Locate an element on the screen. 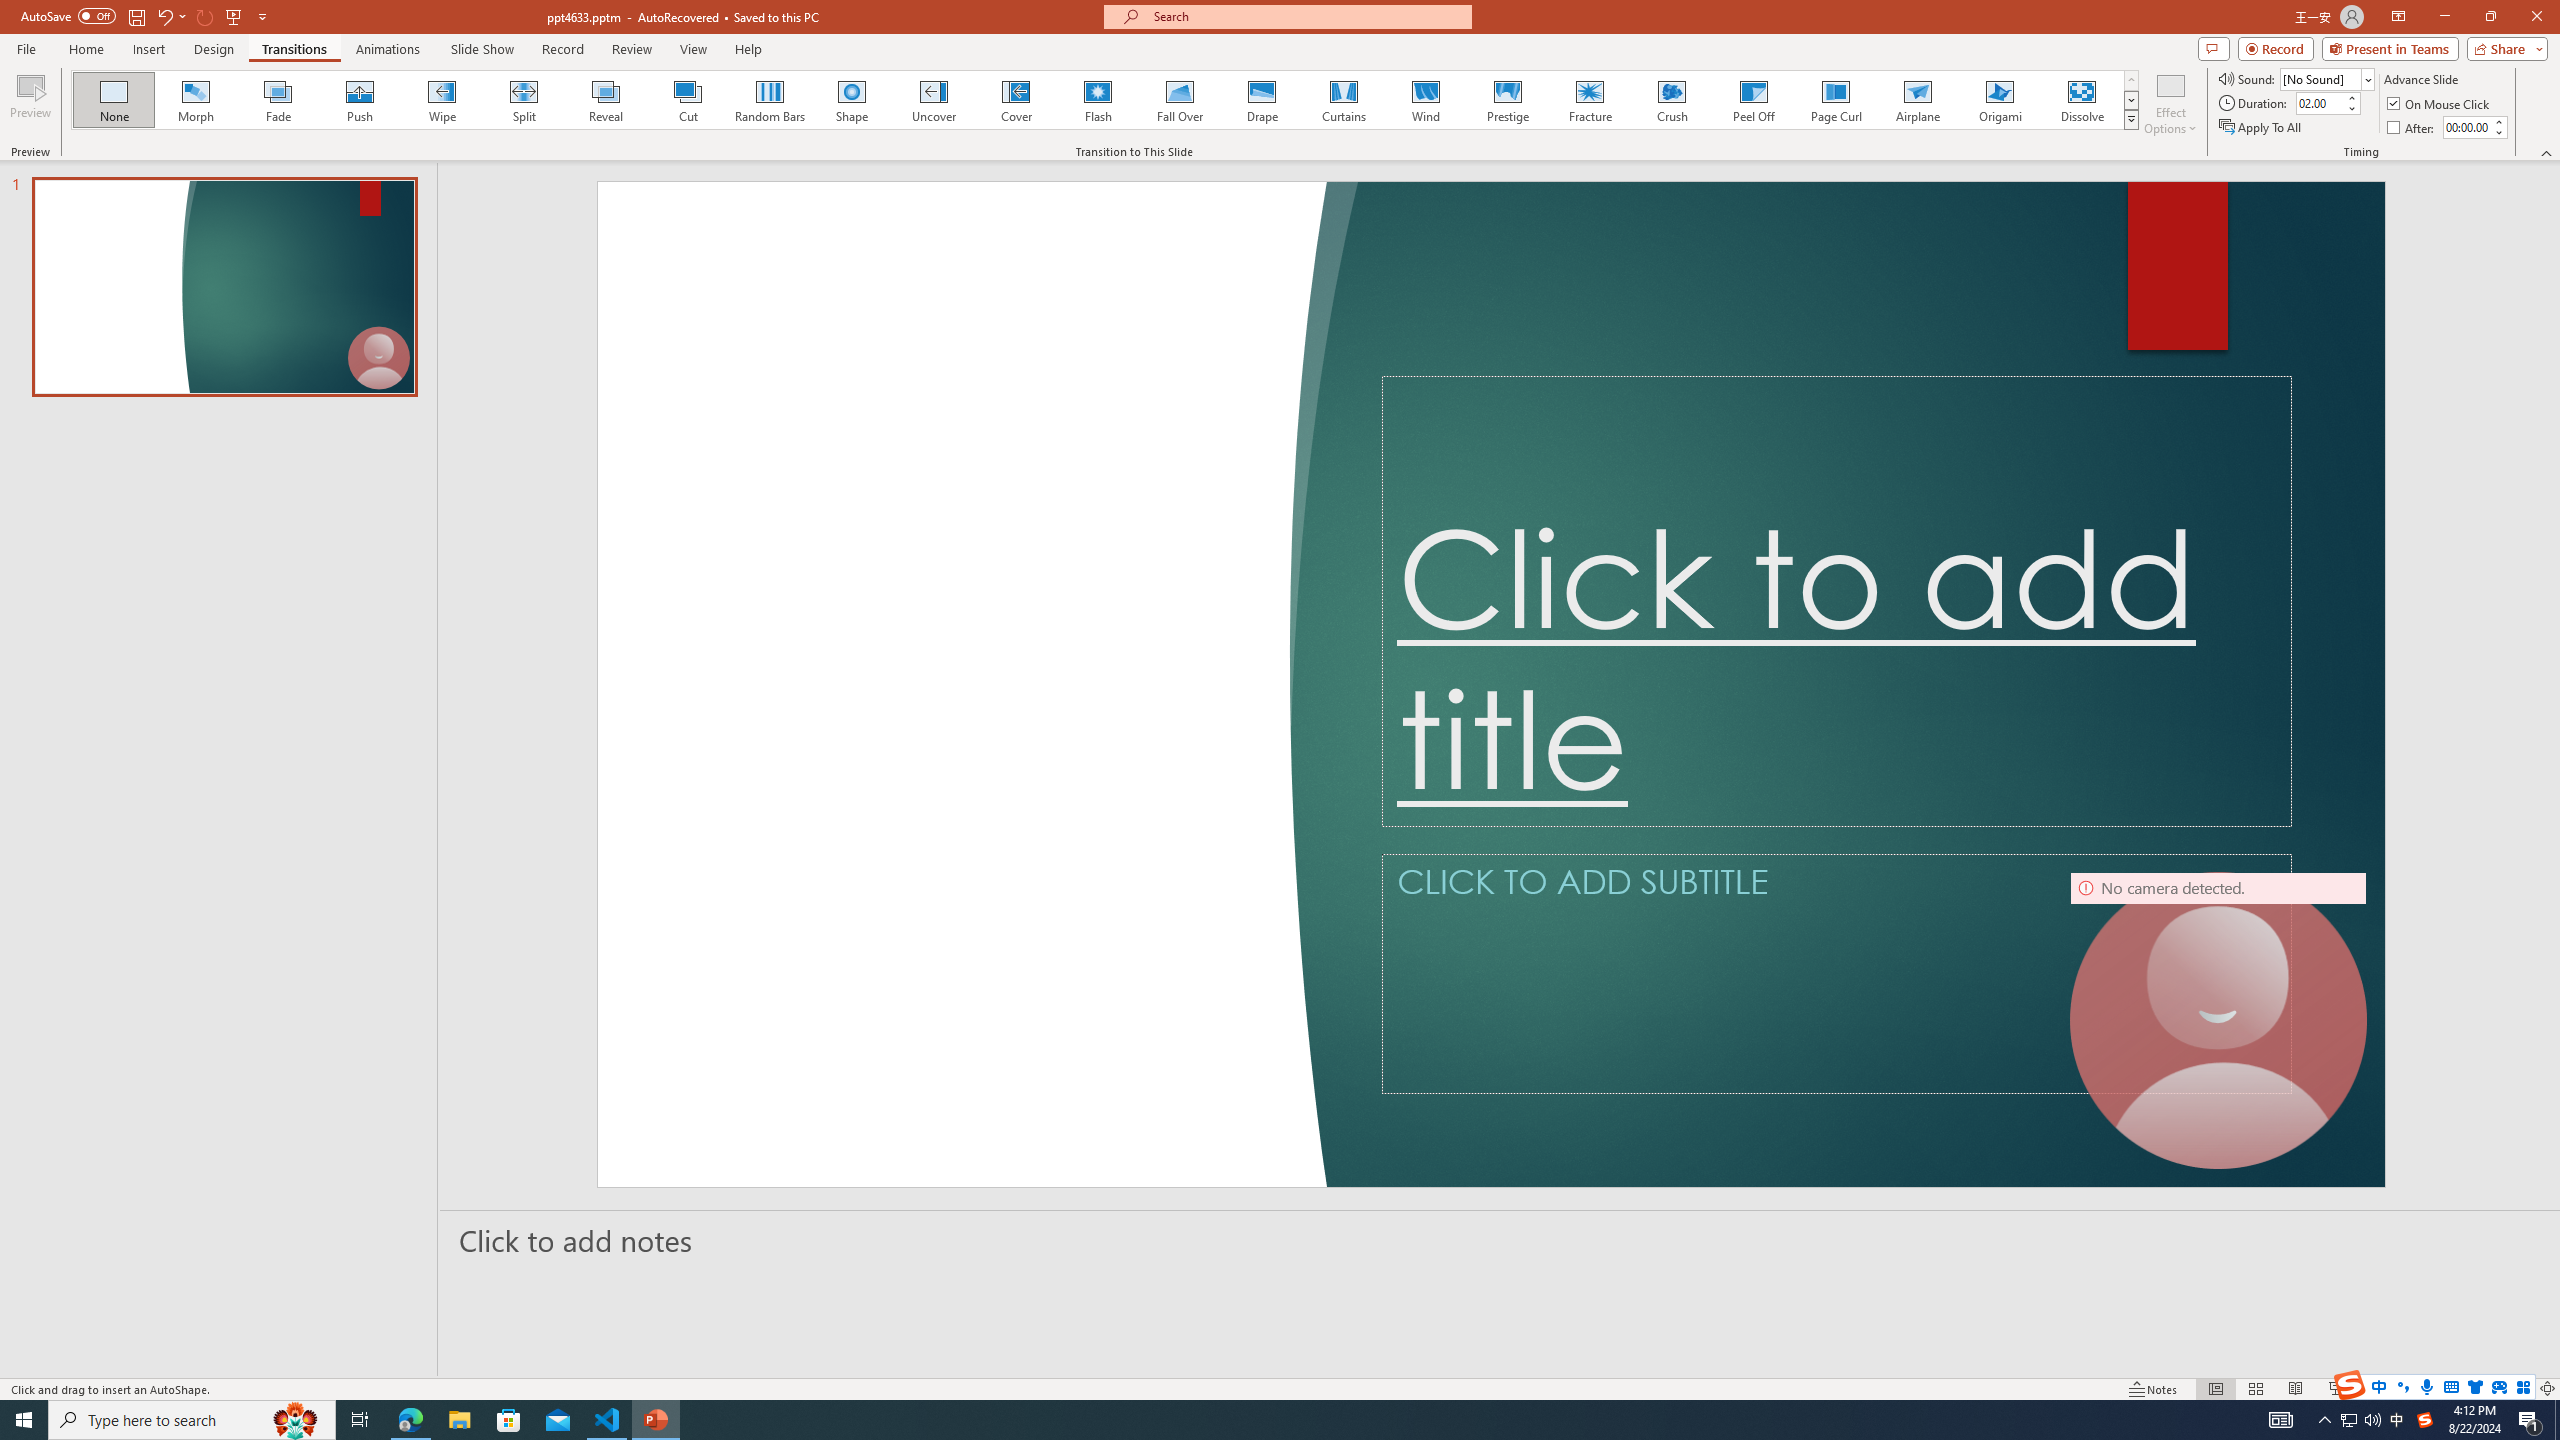  'Transition Effects' is located at coordinates (2131, 118).